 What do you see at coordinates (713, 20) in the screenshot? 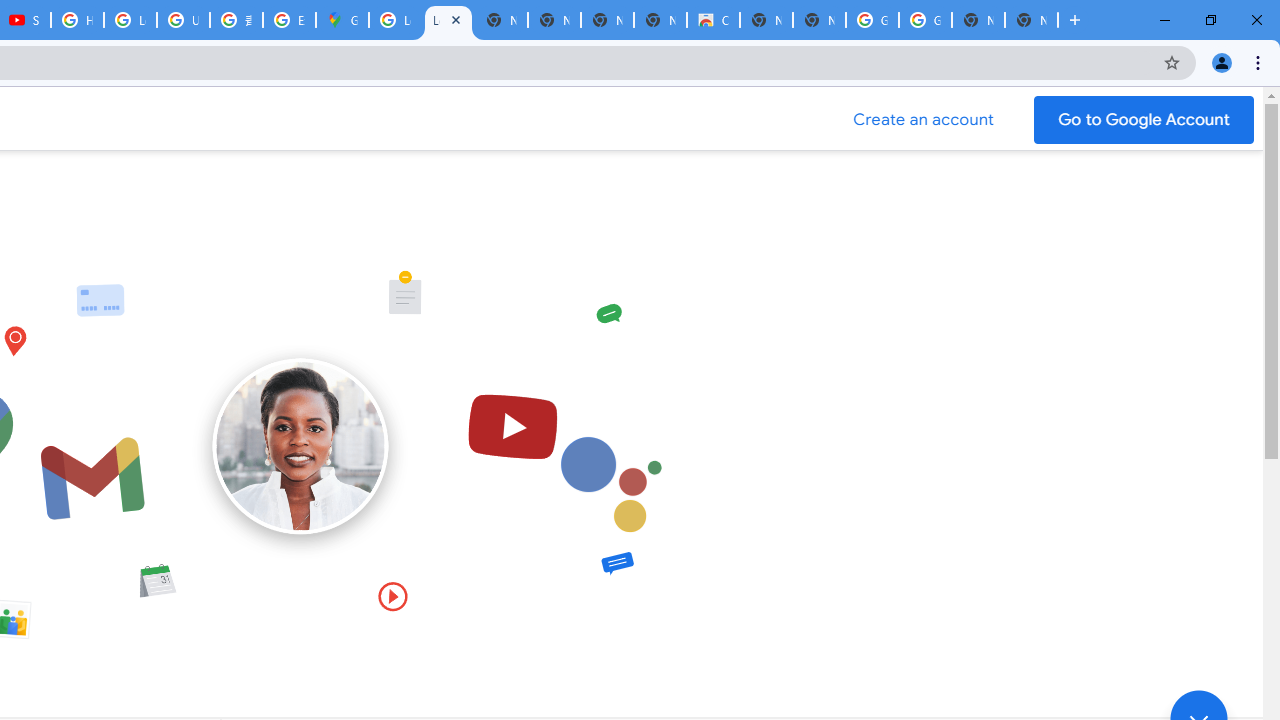
I see `'Chrome Web Store'` at bounding box center [713, 20].